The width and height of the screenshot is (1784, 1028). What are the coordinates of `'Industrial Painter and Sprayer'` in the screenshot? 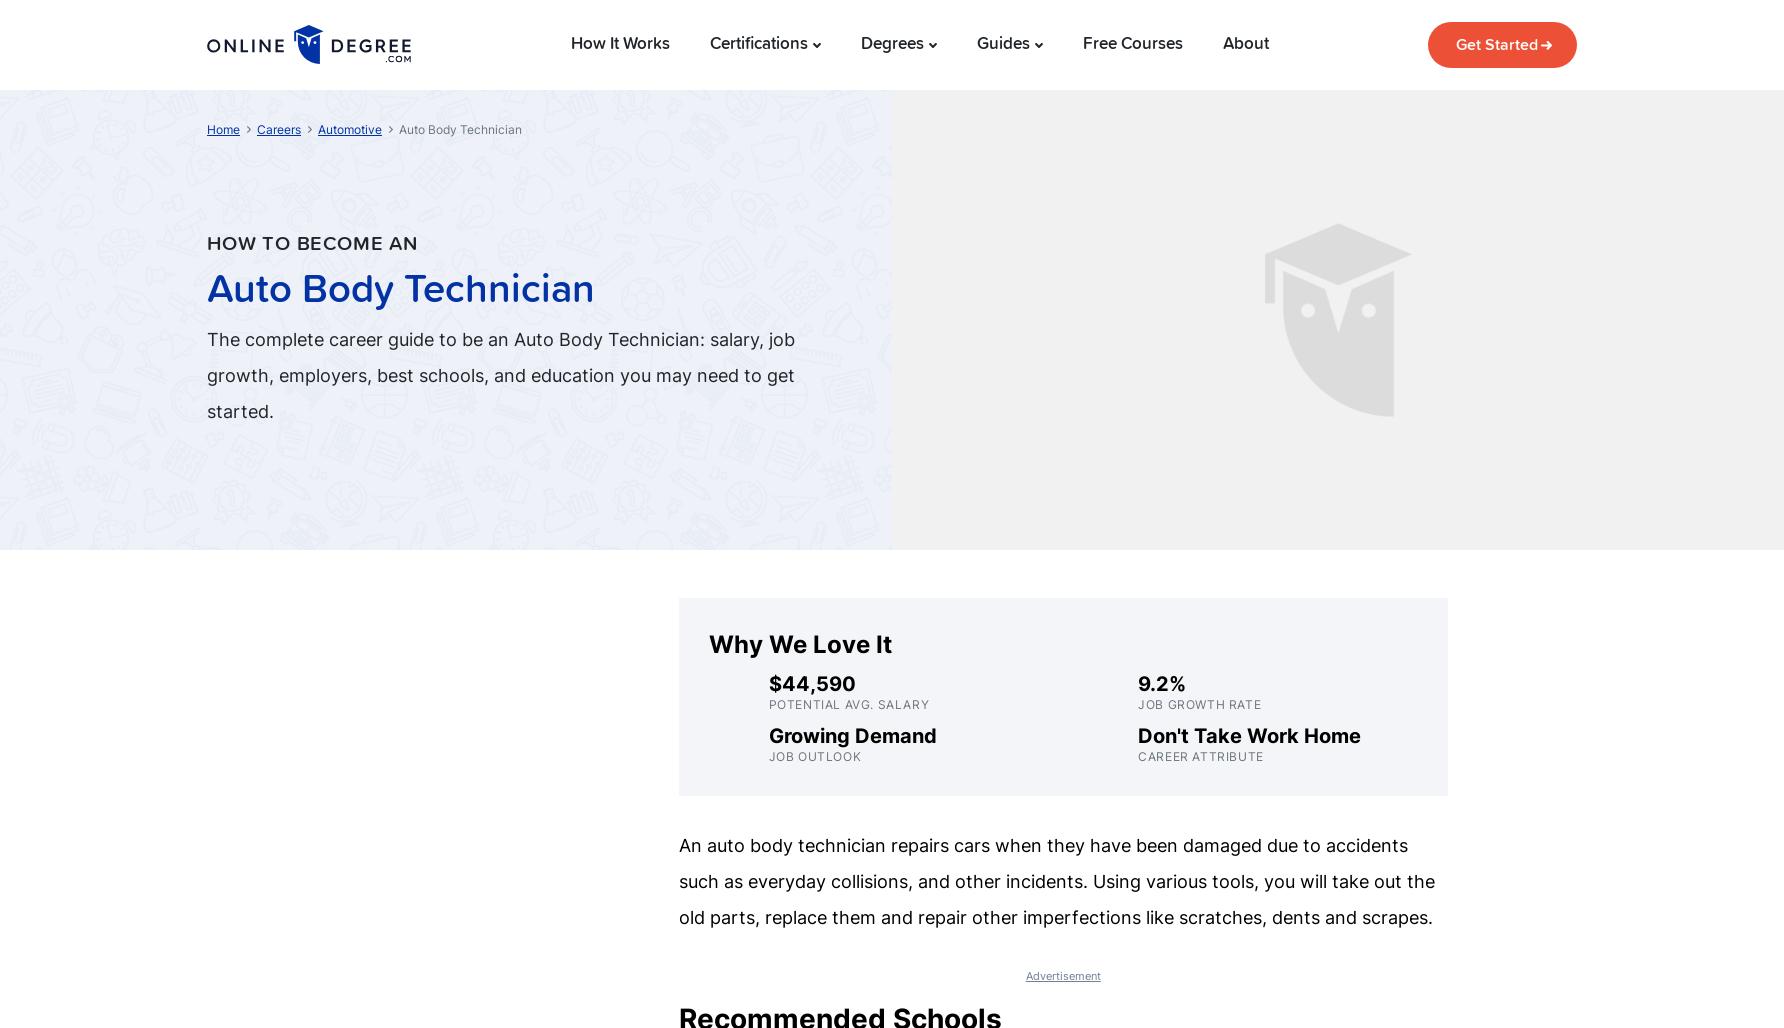 It's located at (1056, 687).